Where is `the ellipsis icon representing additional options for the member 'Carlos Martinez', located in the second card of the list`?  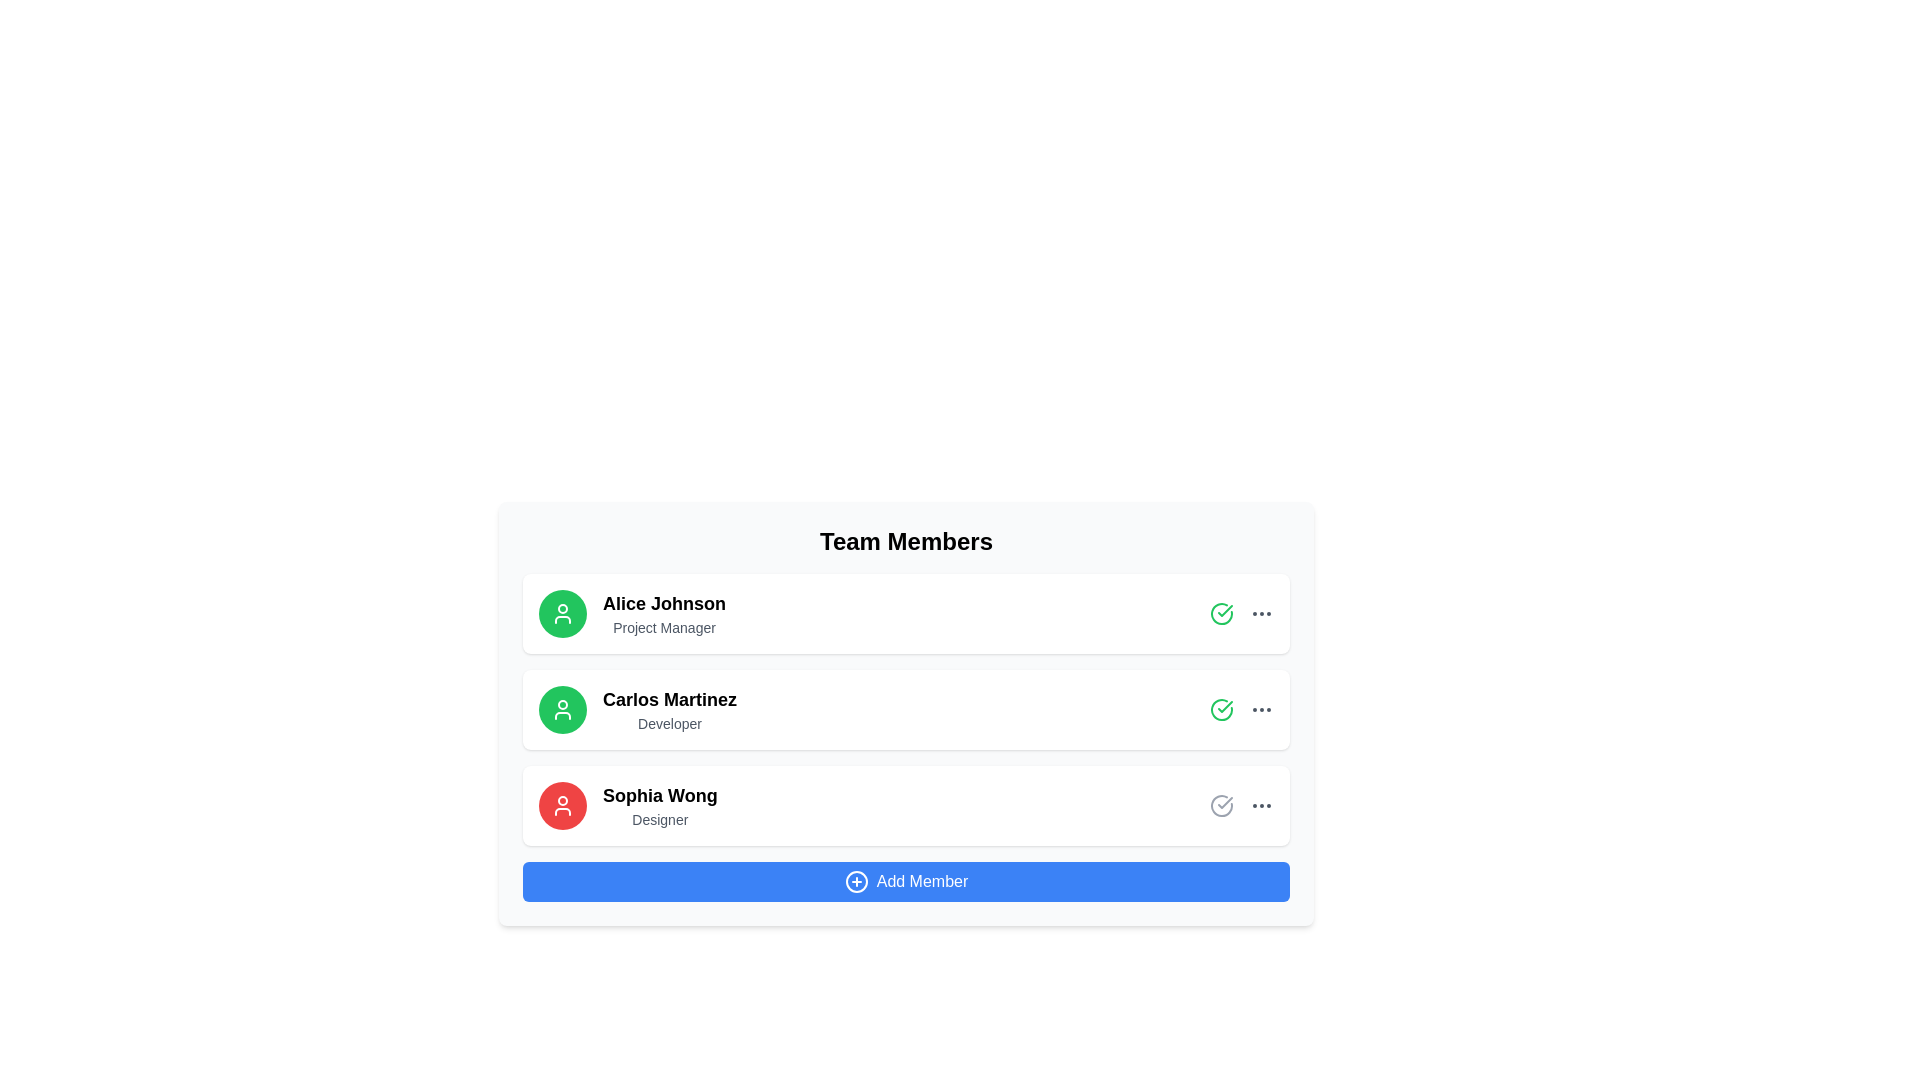
the ellipsis icon representing additional options for the member 'Carlos Martinez', located in the second card of the list is located at coordinates (1261, 708).